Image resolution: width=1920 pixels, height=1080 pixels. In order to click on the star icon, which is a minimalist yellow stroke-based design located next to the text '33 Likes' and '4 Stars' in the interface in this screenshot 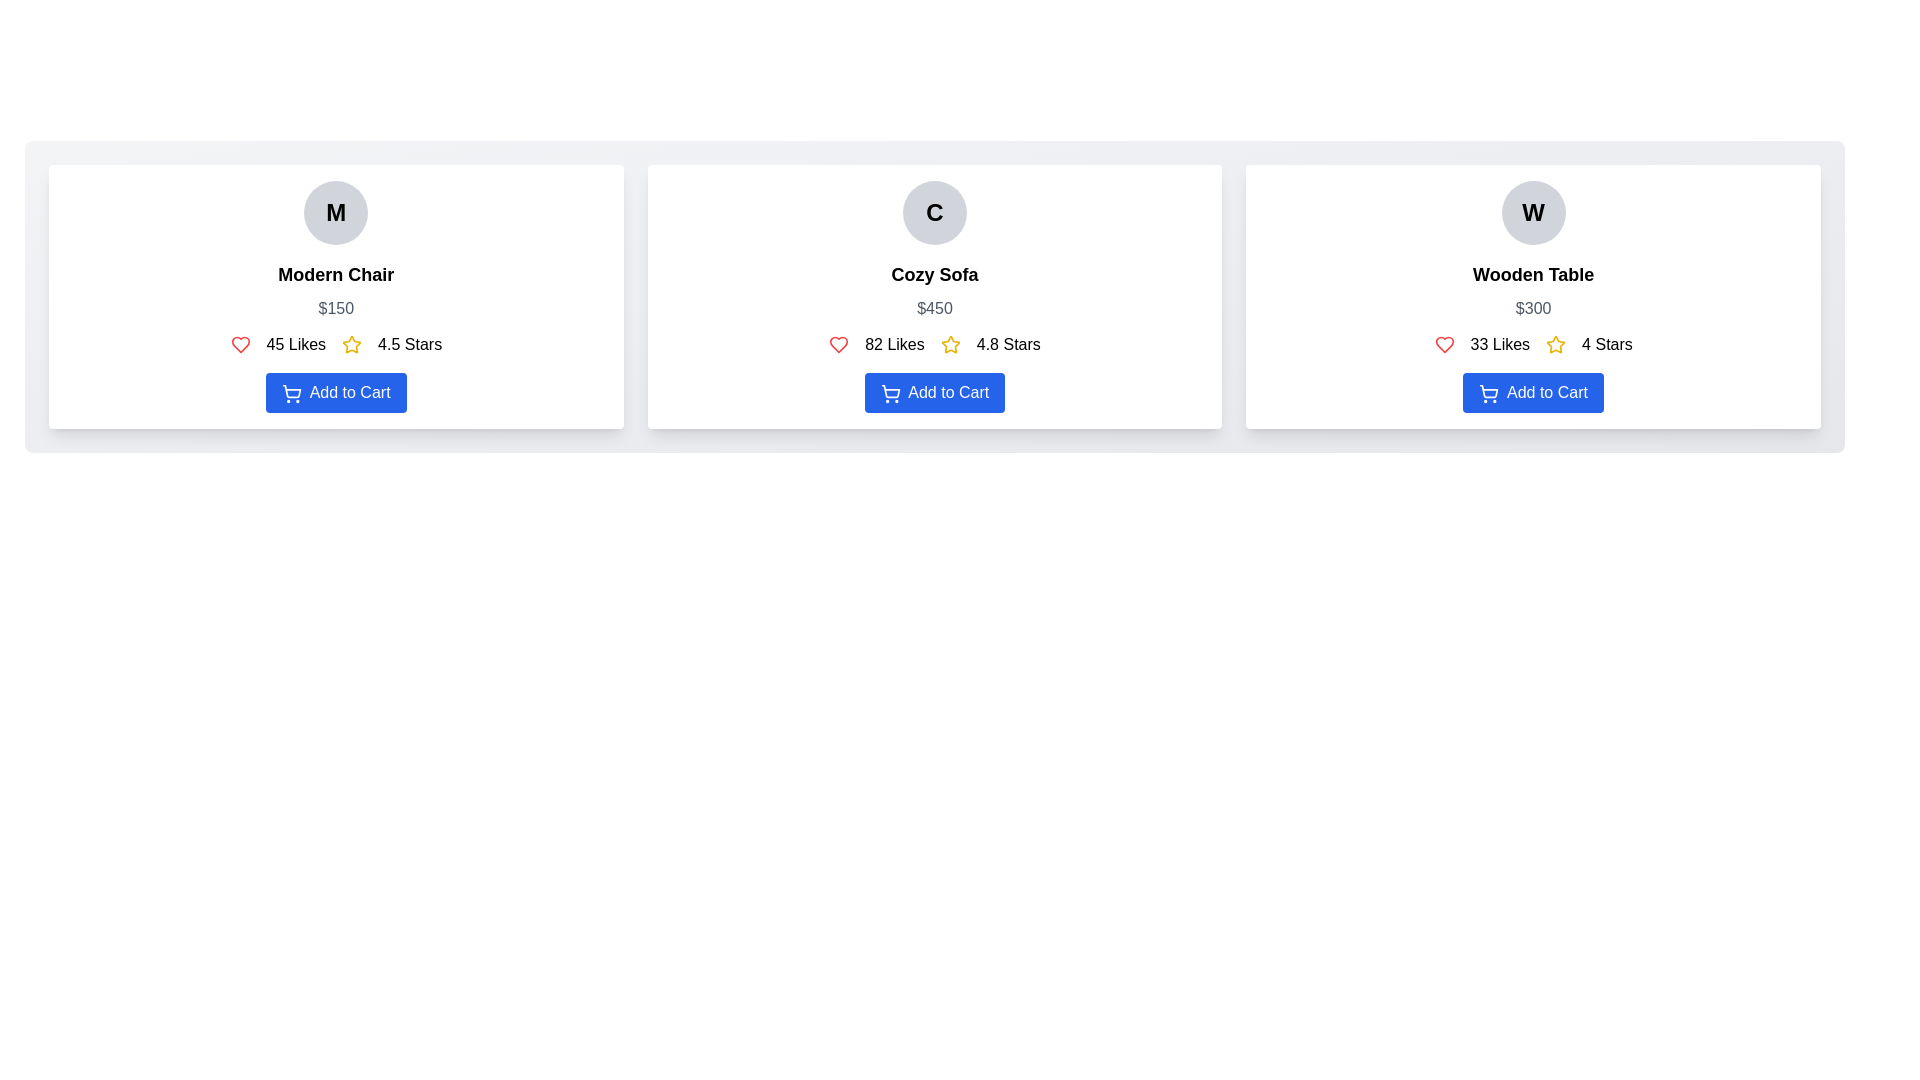, I will do `click(1555, 343)`.